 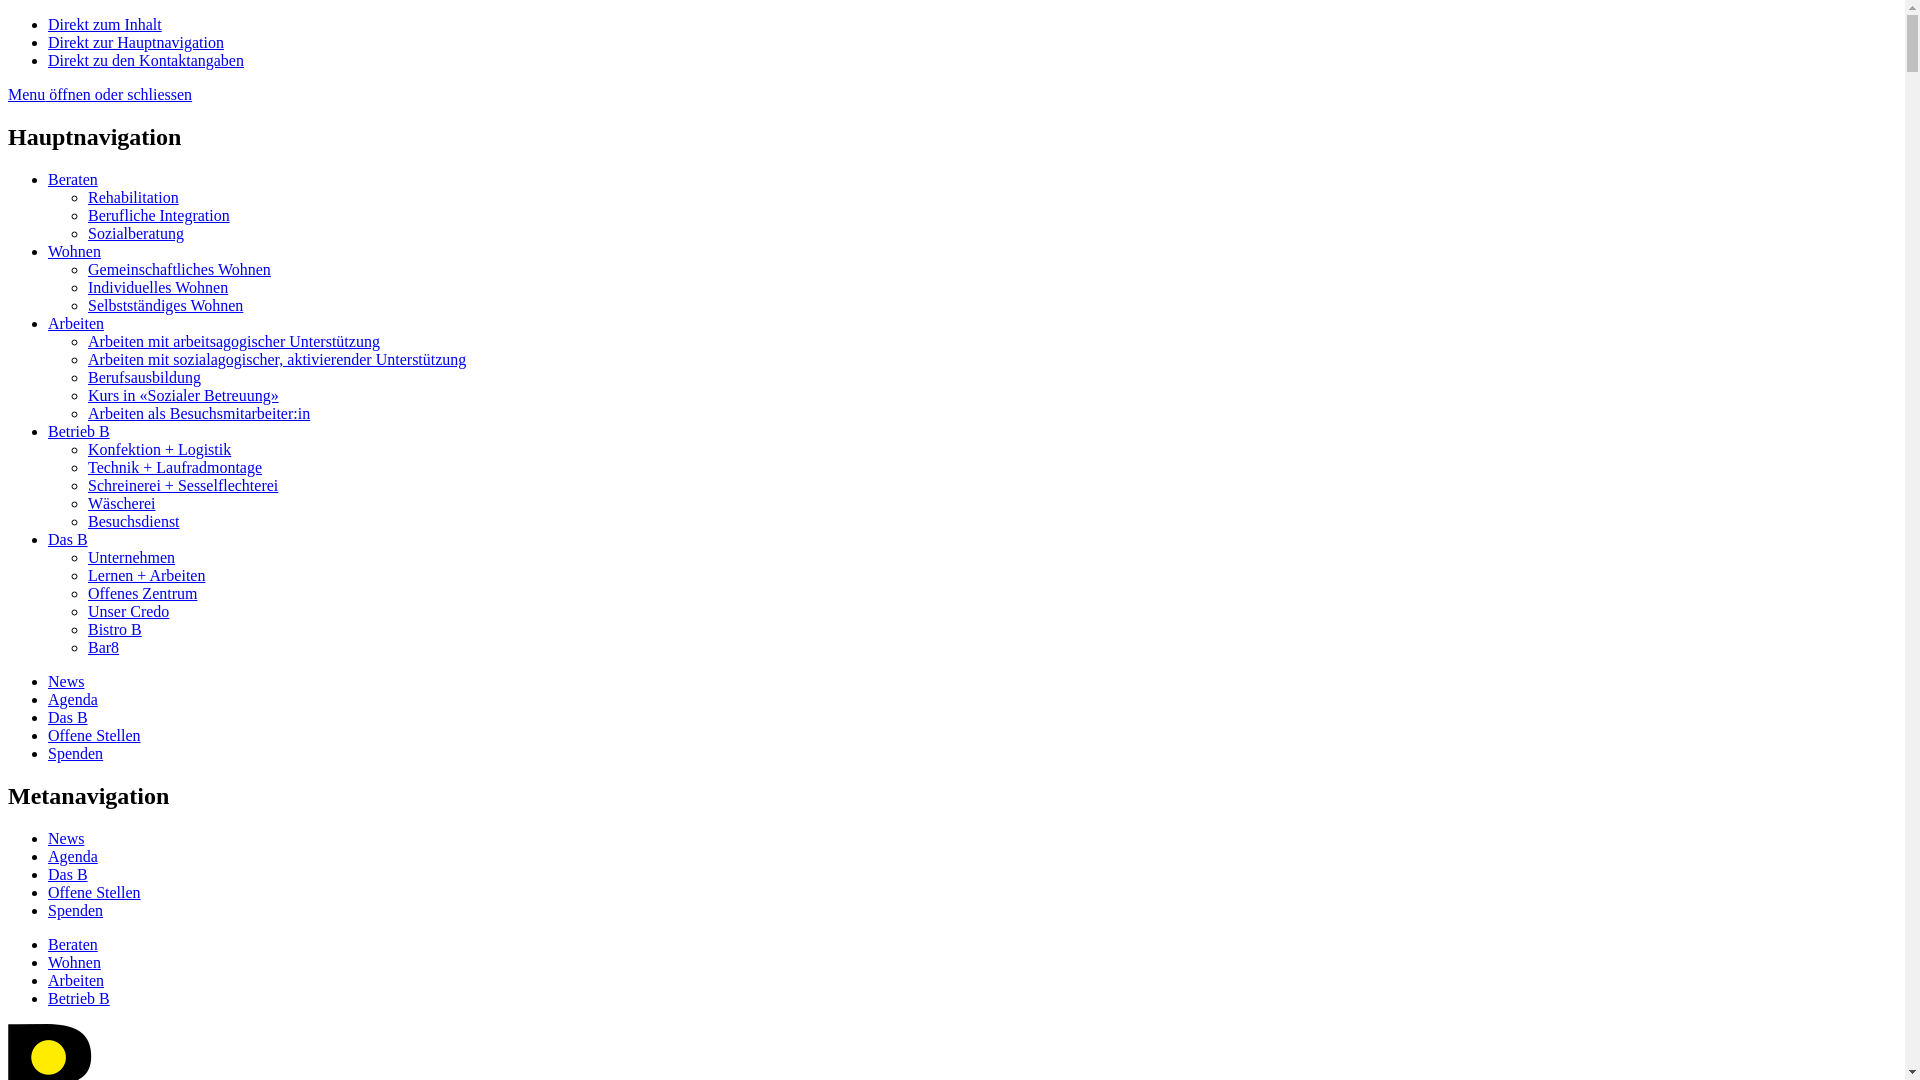 What do you see at coordinates (144, 59) in the screenshot?
I see `'Direkt zu den Kontaktangaben'` at bounding box center [144, 59].